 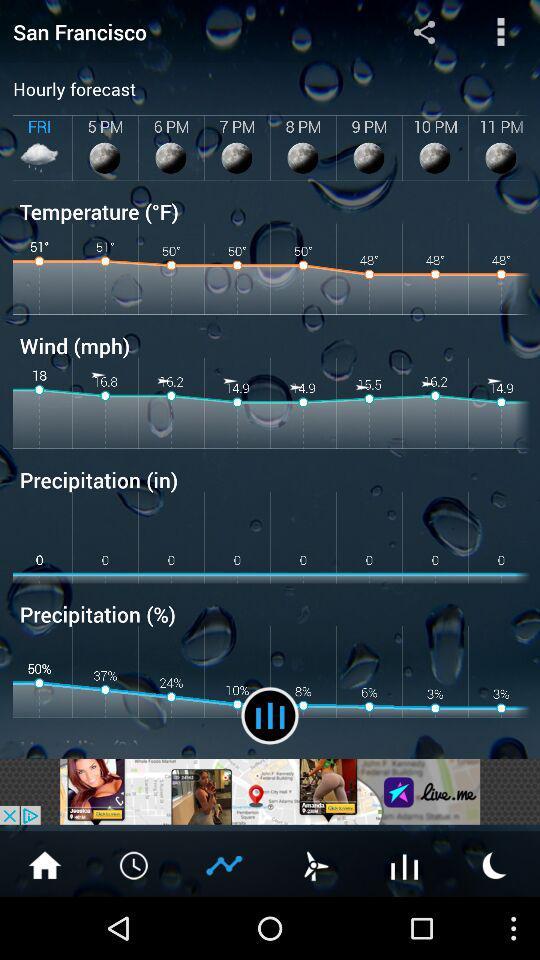 I want to click on time options, so click(x=135, y=863).